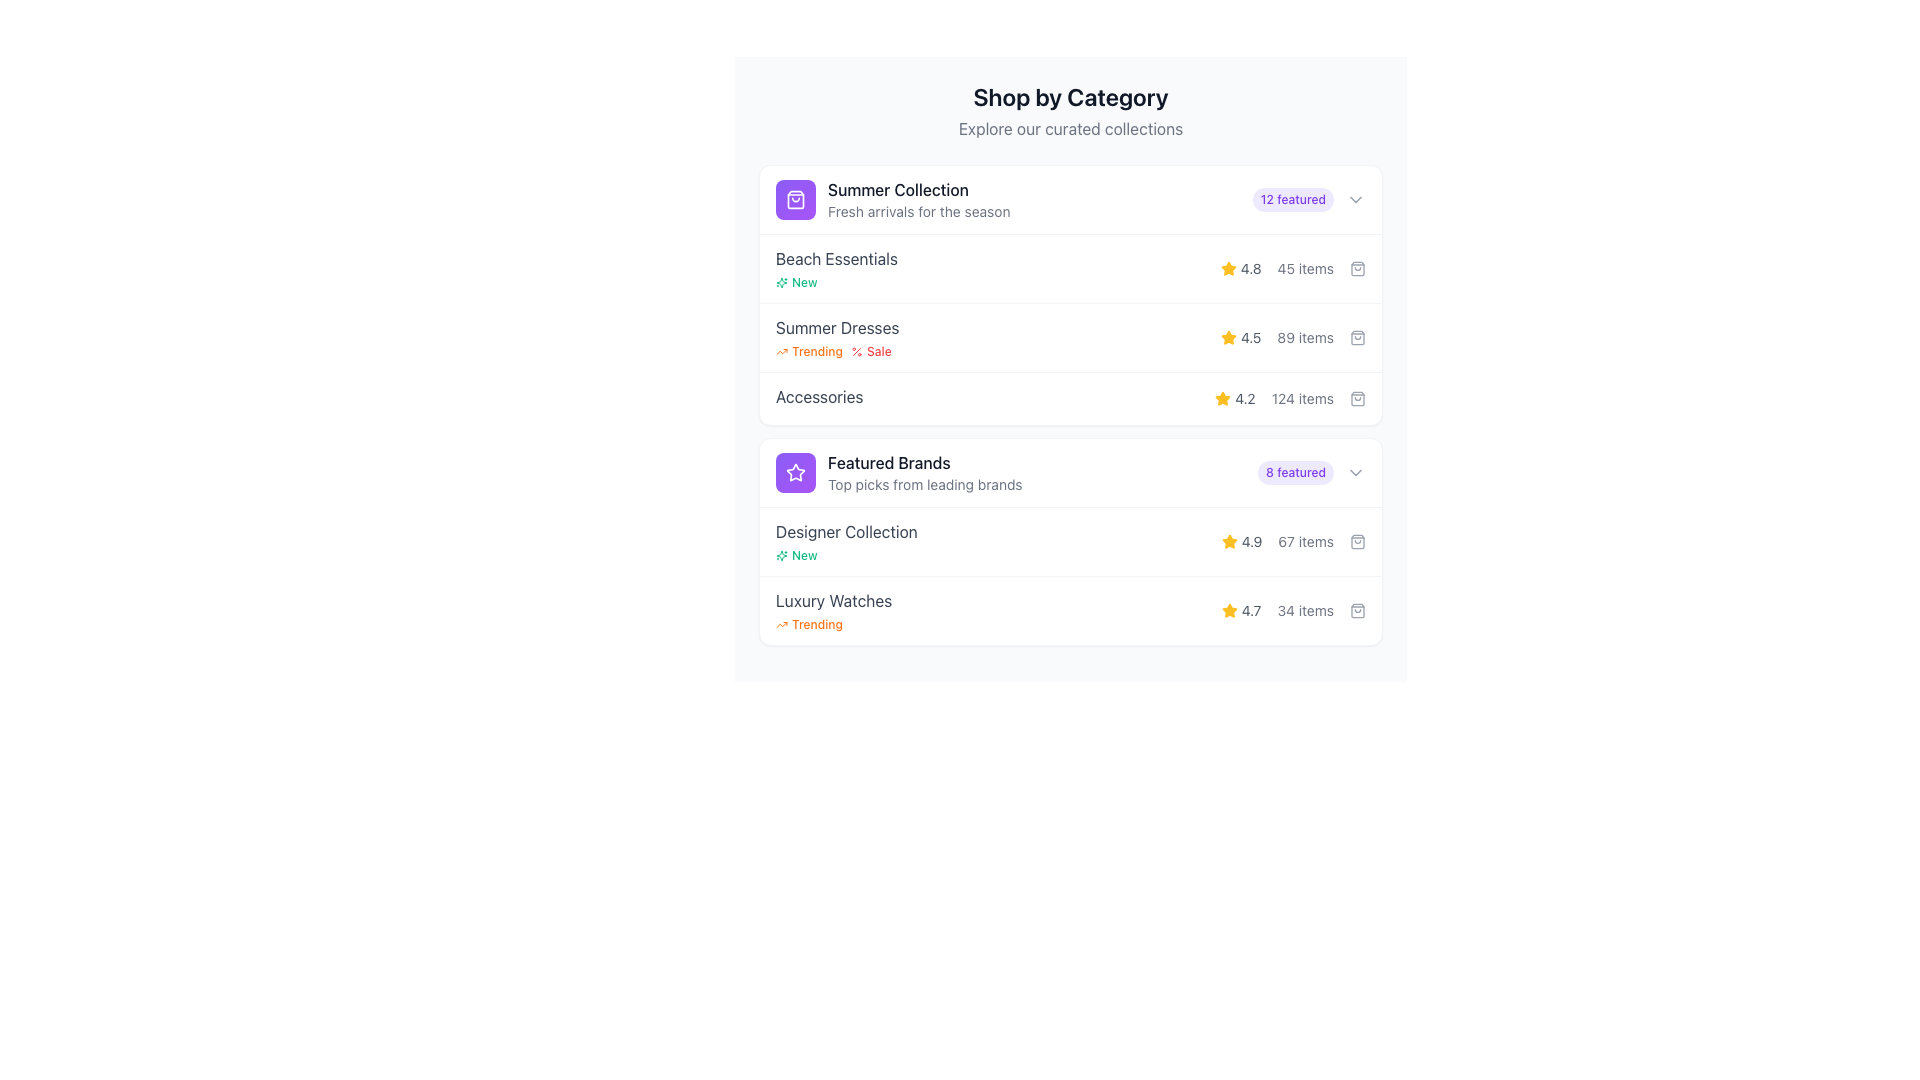 The width and height of the screenshot is (1920, 1080). What do you see at coordinates (1358, 609) in the screenshot?
I see `the main body outline of the shopping bag icon located near the 'Luxury Watches' text` at bounding box center [1358, 609].